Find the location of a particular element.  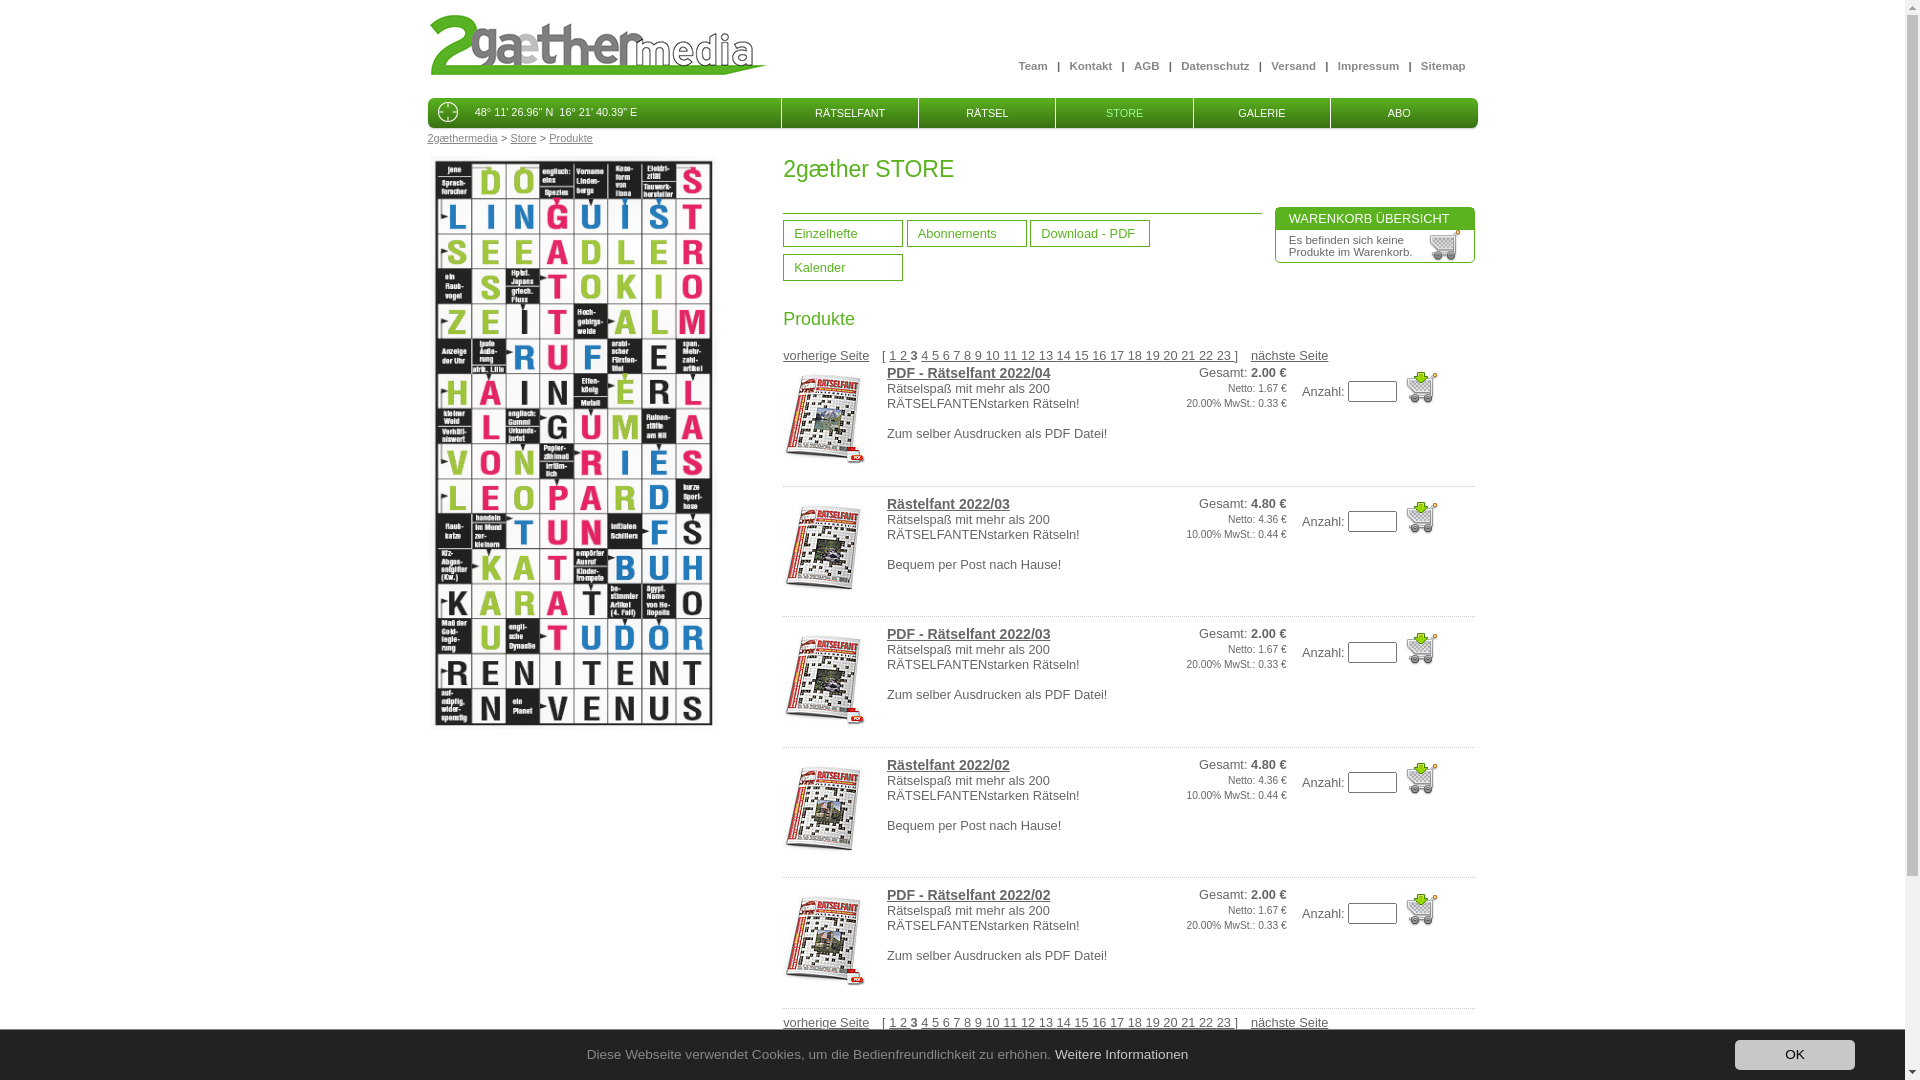

'19' is located at coordinates (1146, 1022).